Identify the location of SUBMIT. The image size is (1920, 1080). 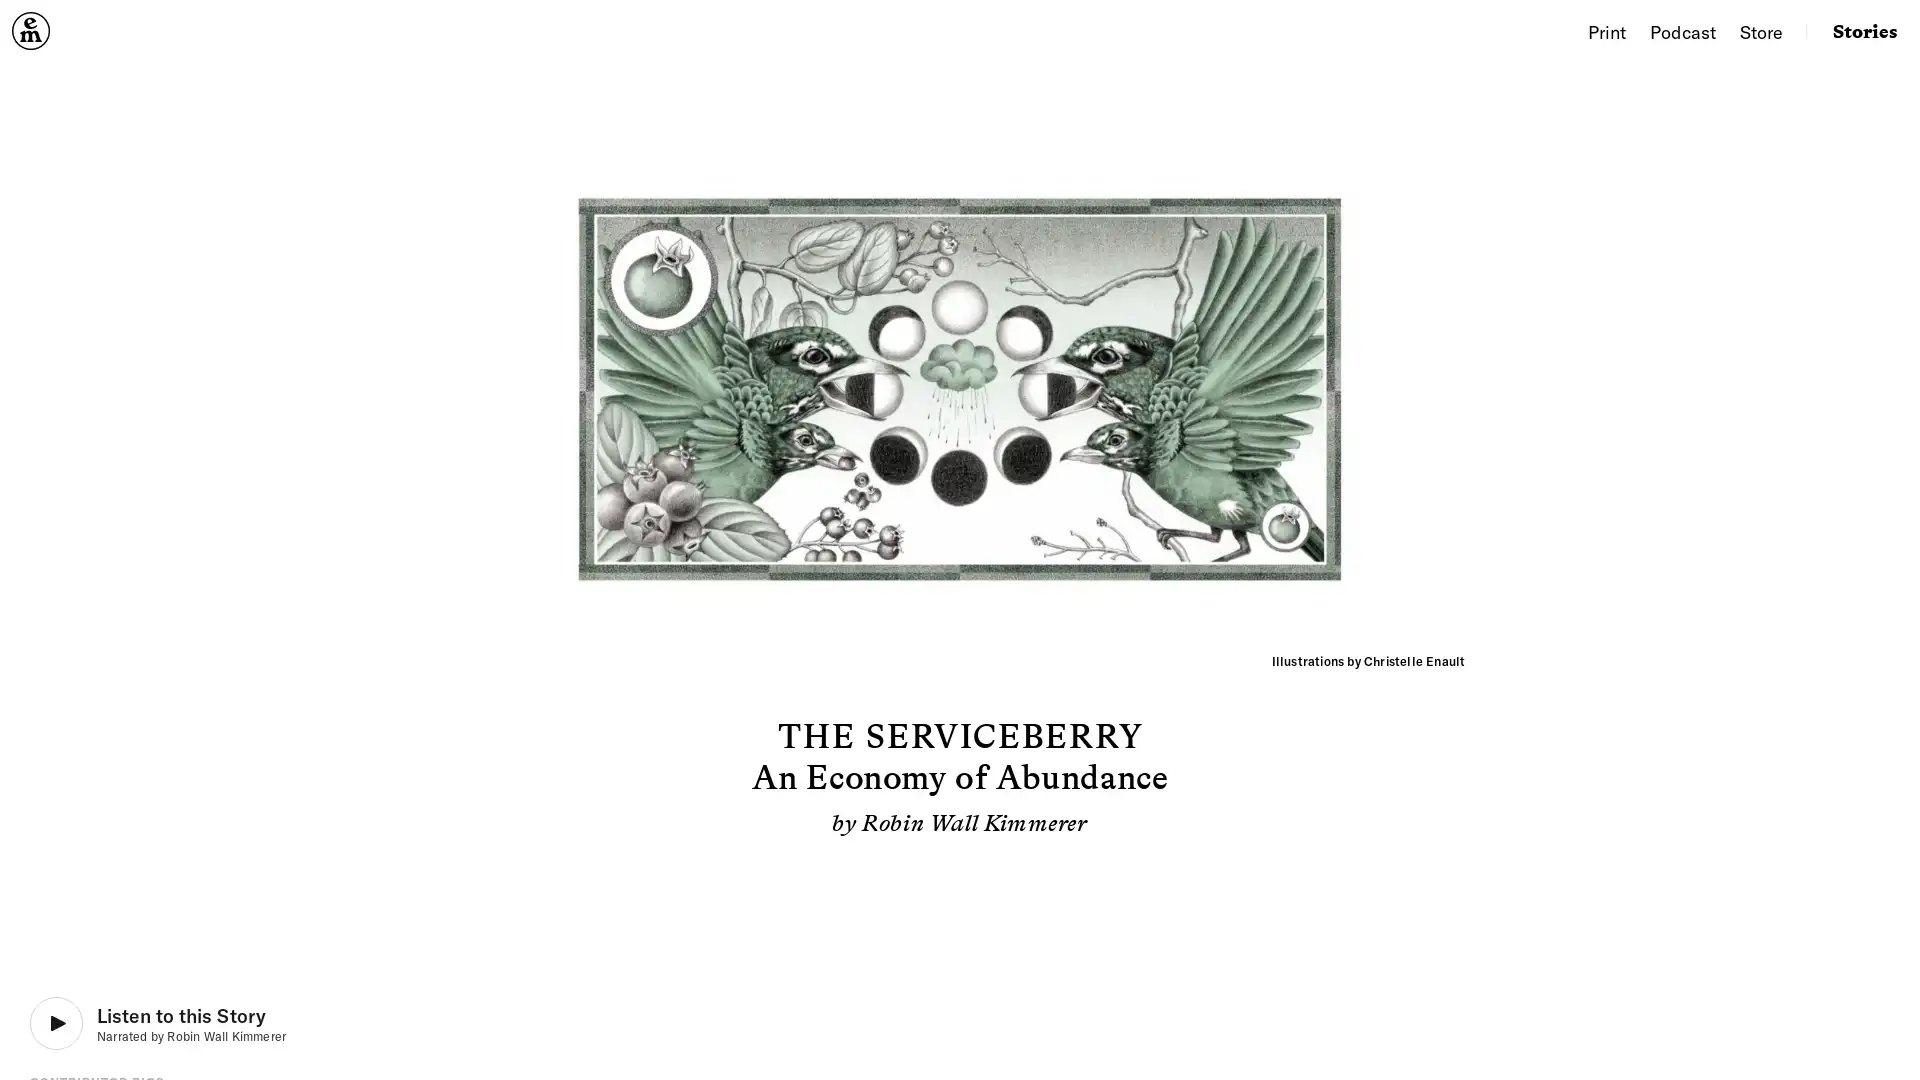
(1138, 684).